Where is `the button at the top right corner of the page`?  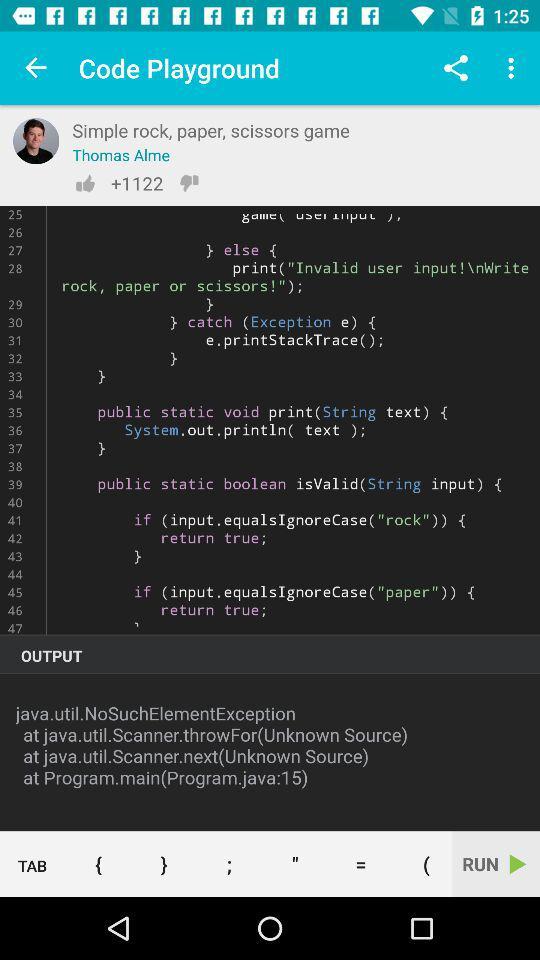 the button at the top right corner of the page is located at coordinates (514, 68).